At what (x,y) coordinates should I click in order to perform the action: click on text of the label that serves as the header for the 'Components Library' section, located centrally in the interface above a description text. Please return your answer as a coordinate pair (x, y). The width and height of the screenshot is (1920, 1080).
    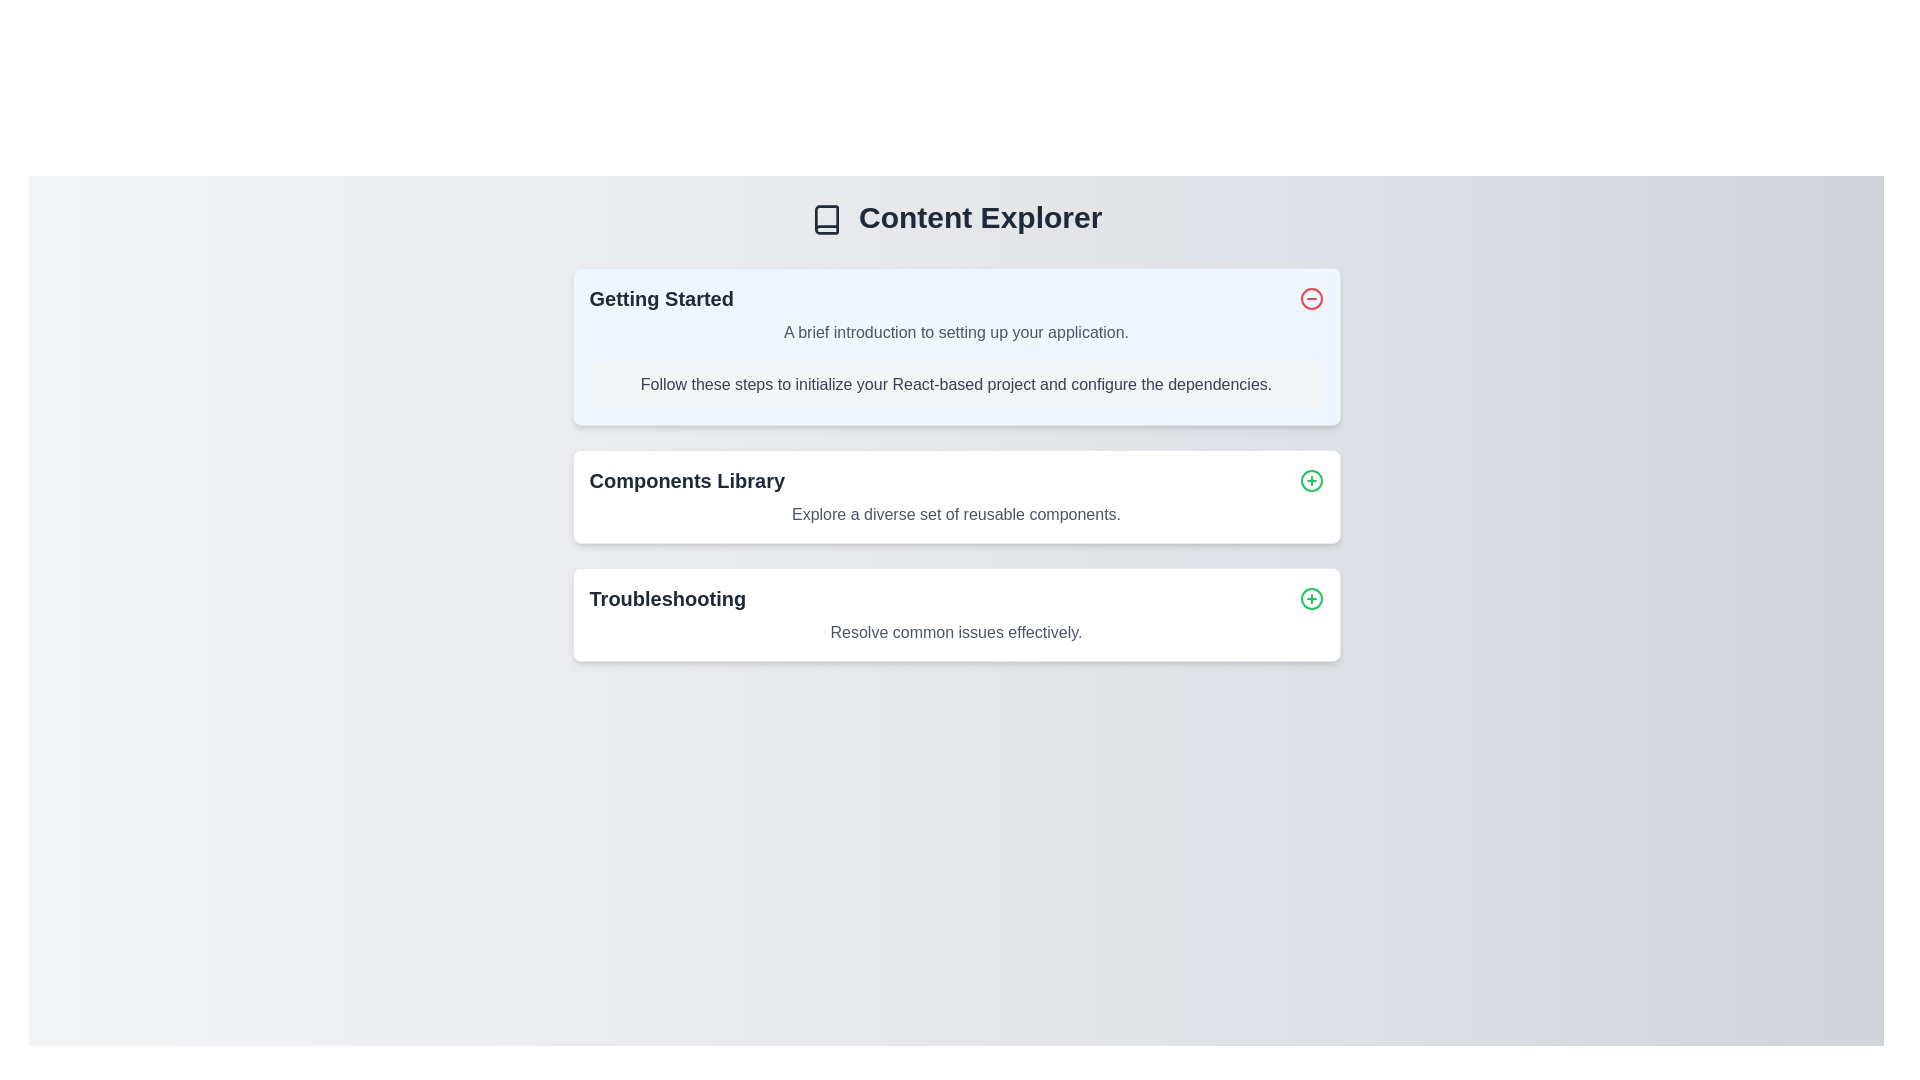
    Looking at the image, I should click on (687, 481).